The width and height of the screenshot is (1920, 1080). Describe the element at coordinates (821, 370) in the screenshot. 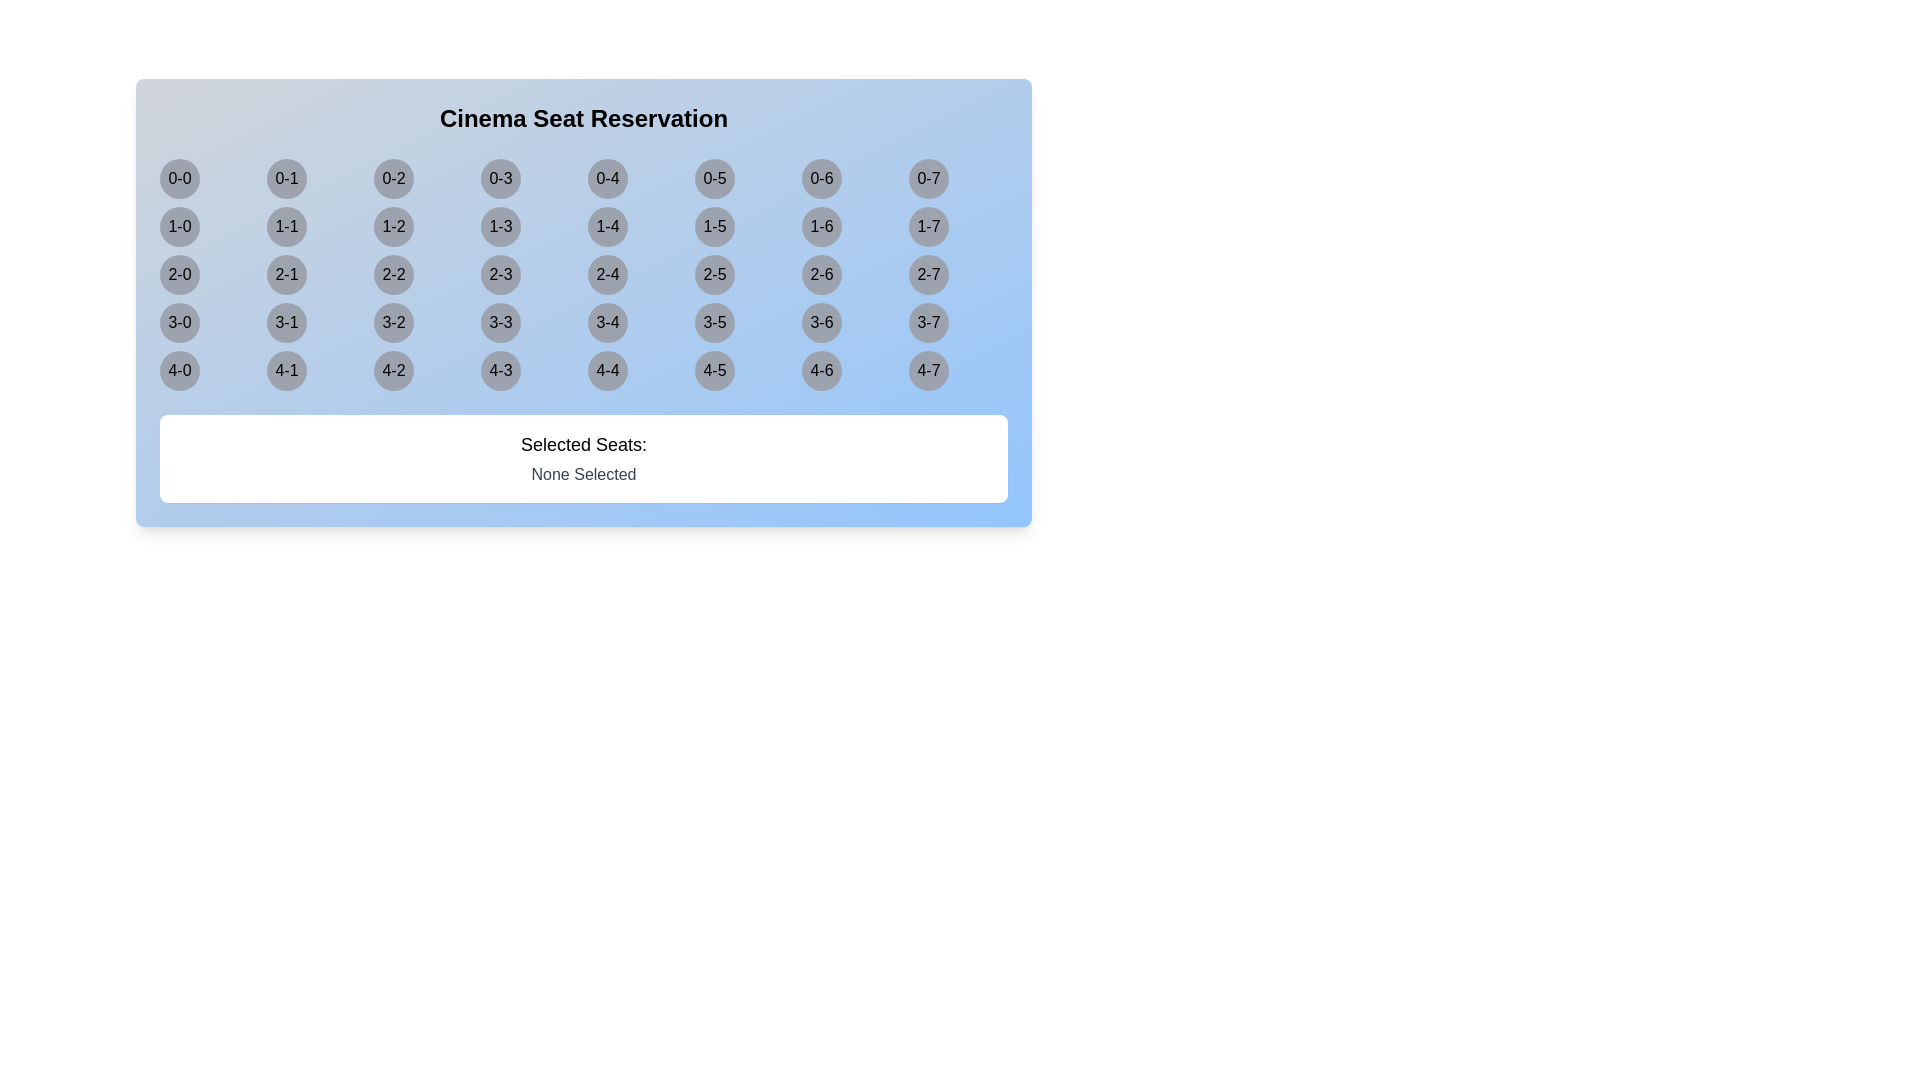

I see `the circular button labeled '4-6'` at that location.